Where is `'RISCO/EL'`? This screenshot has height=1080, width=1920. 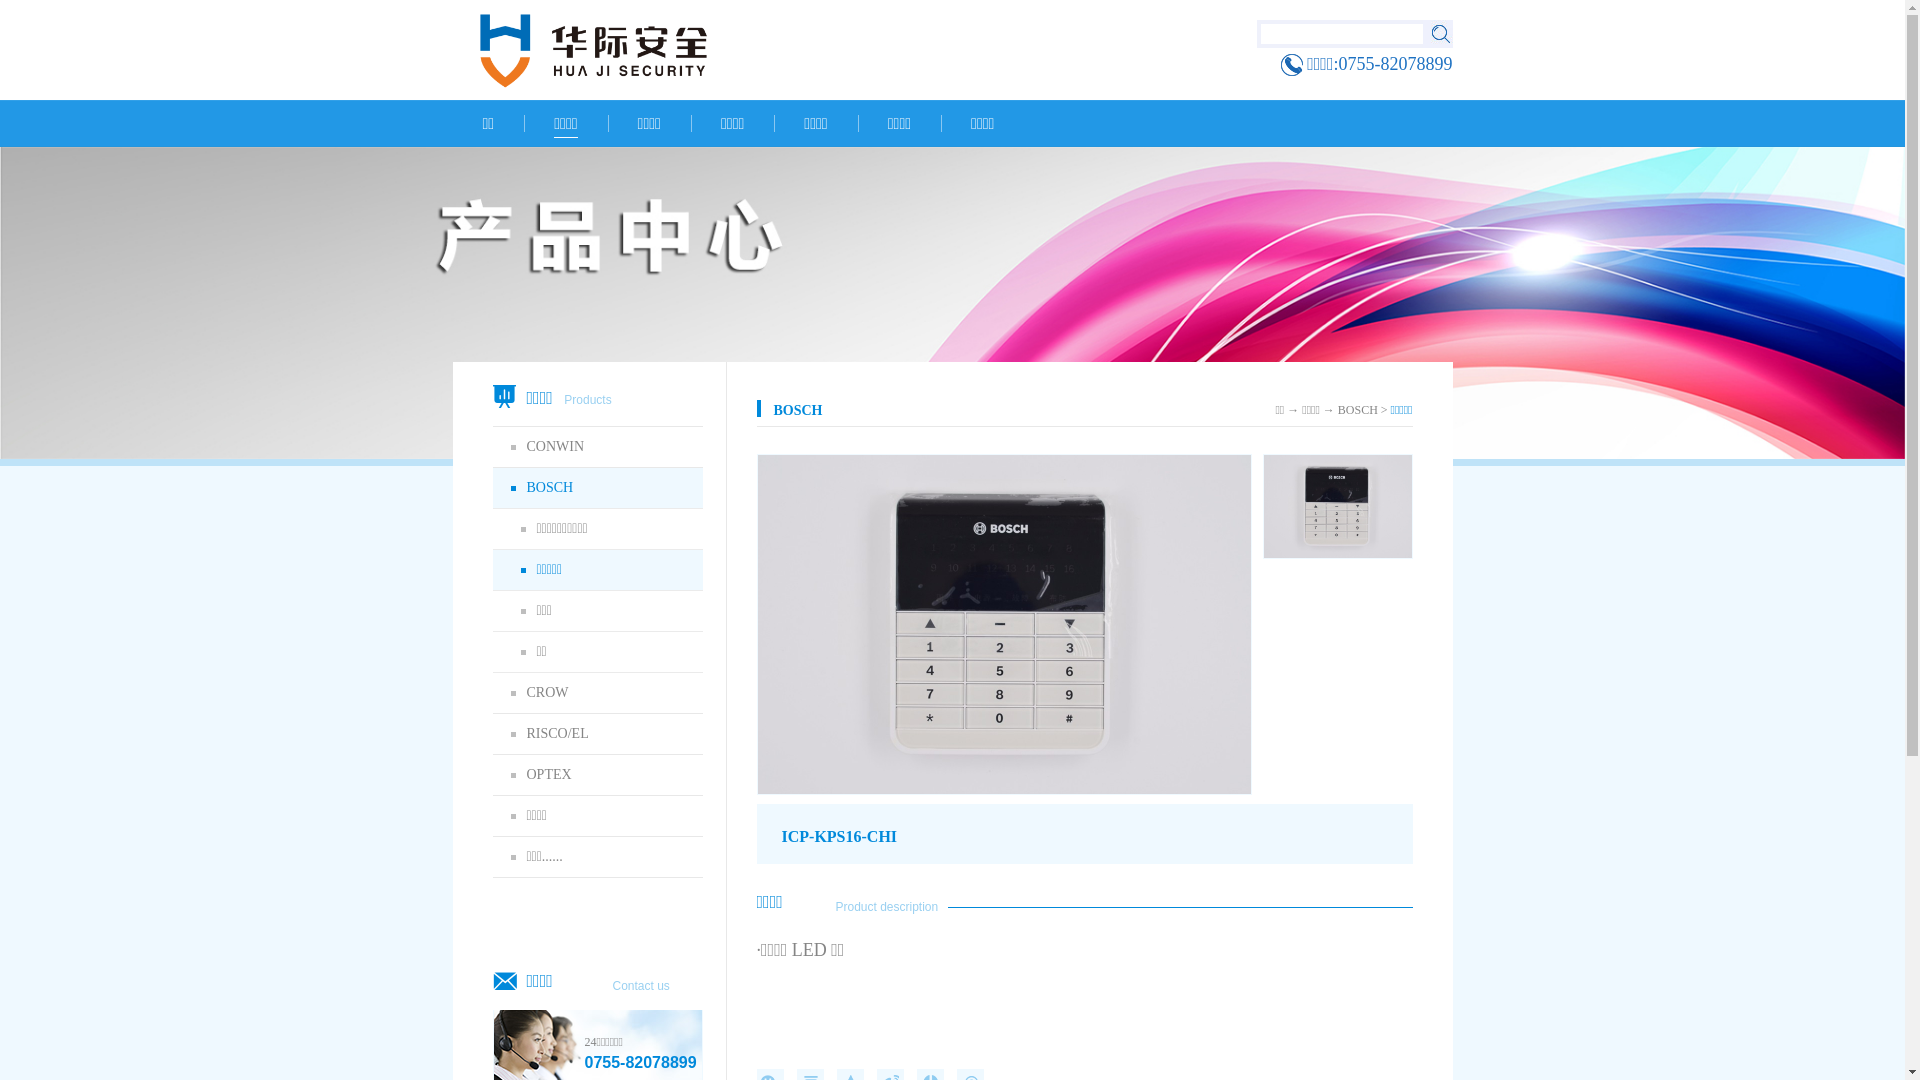 'RISCO/EL' is located at coordinates (491, 733).